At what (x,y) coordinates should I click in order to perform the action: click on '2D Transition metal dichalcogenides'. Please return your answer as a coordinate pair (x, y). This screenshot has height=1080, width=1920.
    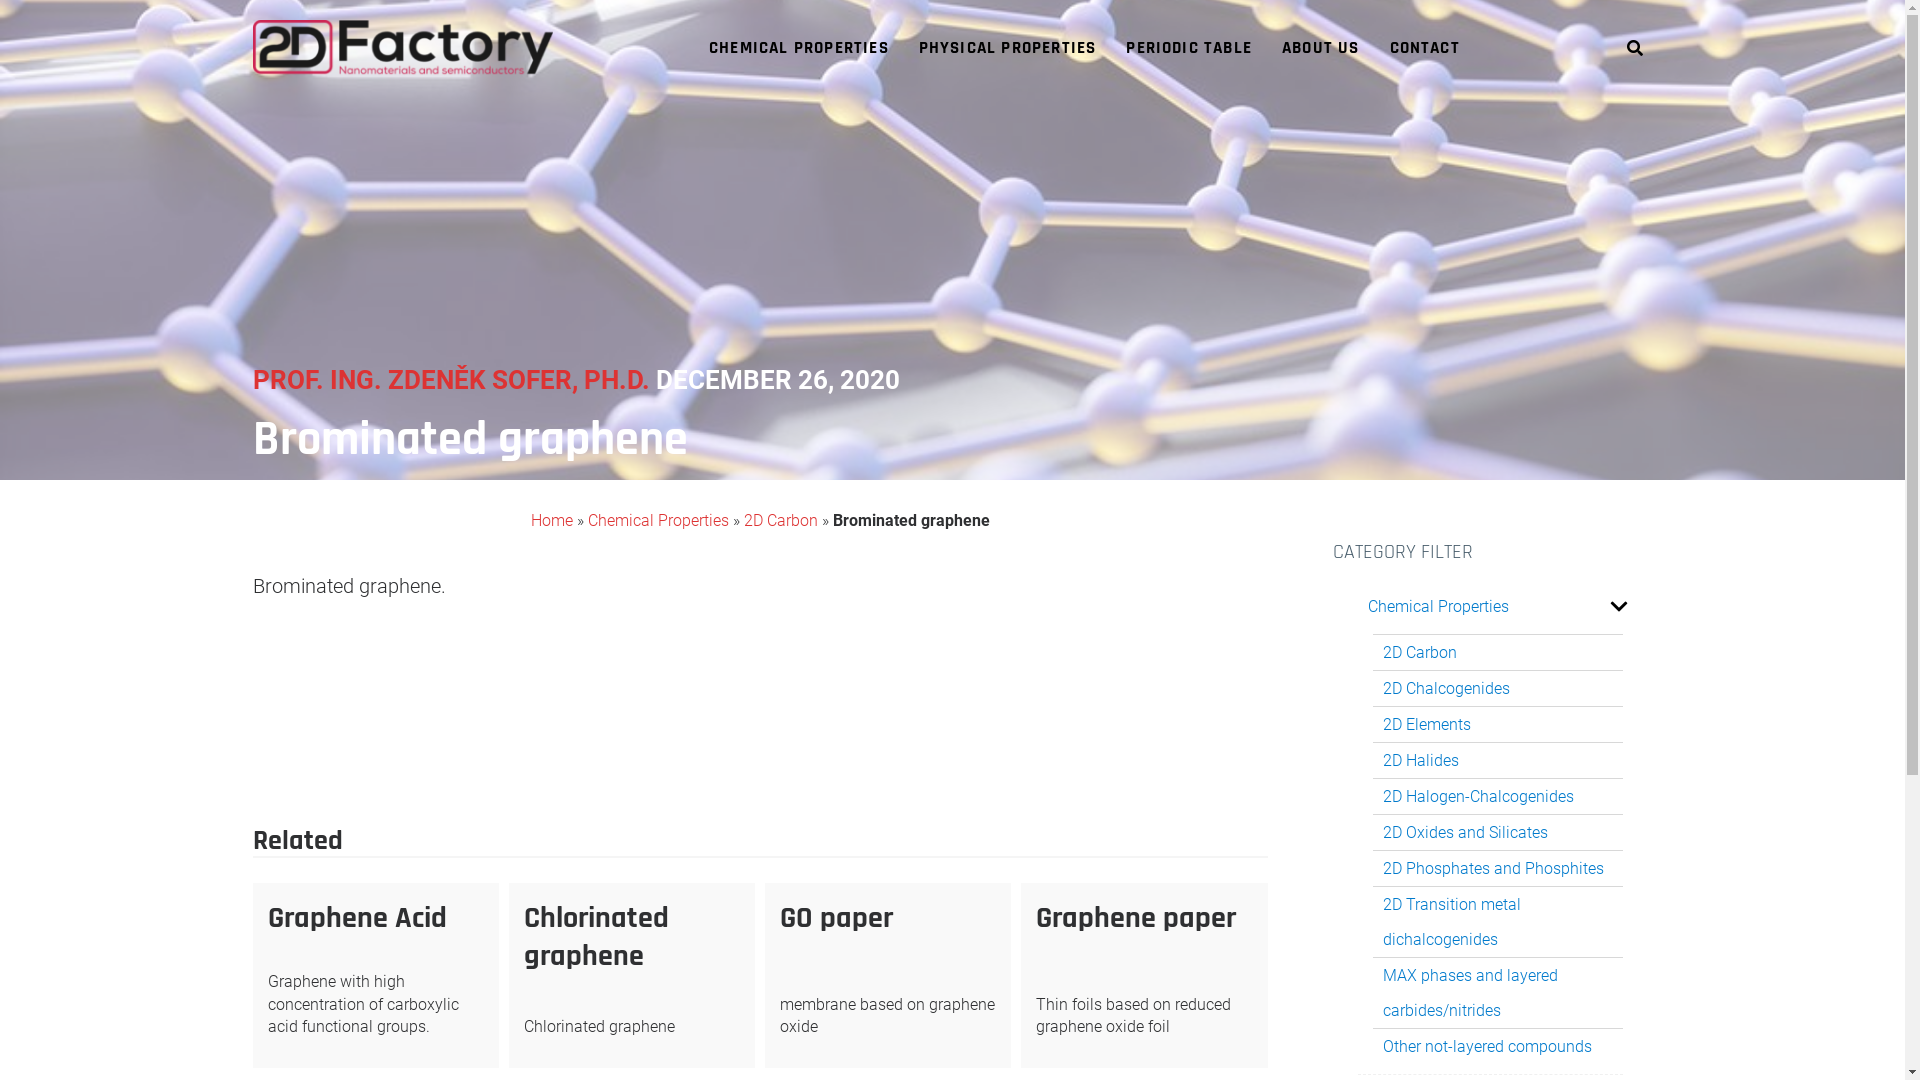
    Looking at the image, I should click on (1499, 921).